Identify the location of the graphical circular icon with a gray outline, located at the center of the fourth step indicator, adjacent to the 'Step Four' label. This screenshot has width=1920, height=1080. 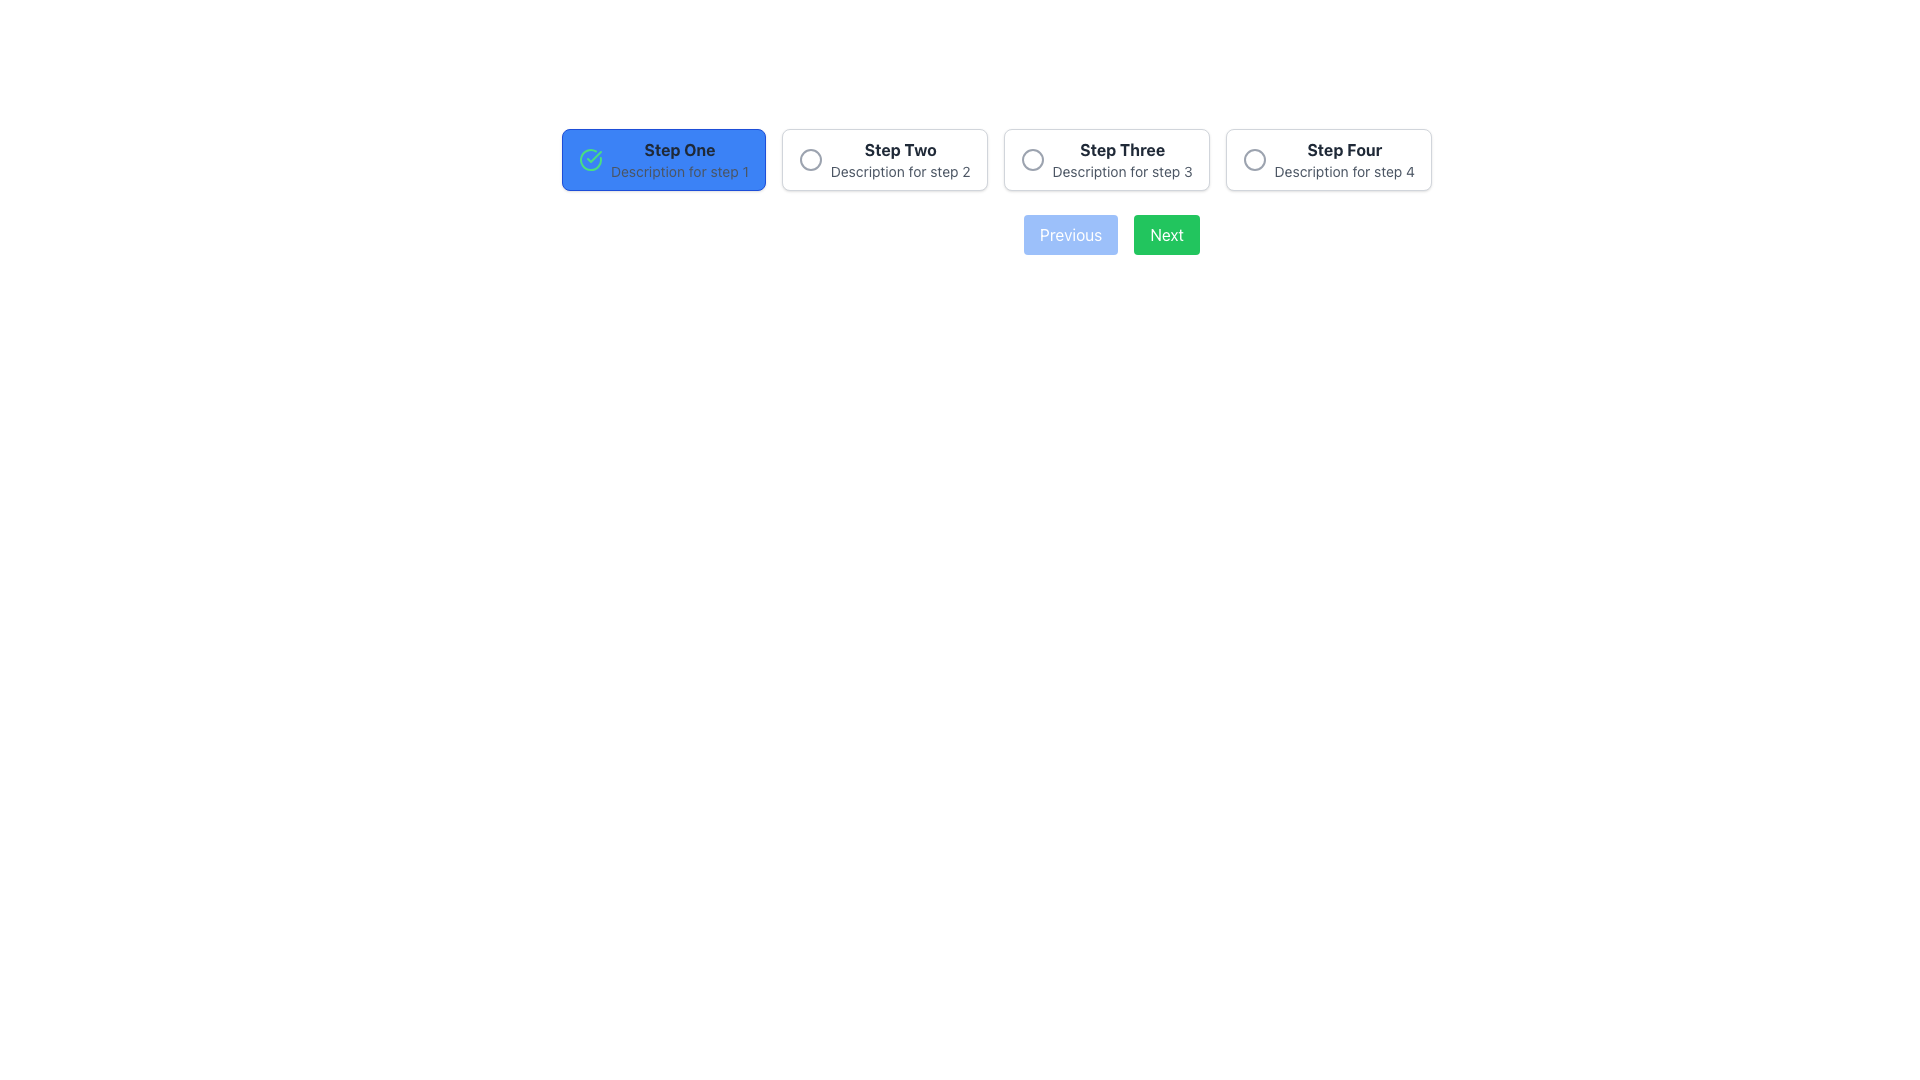
(1253, 158).